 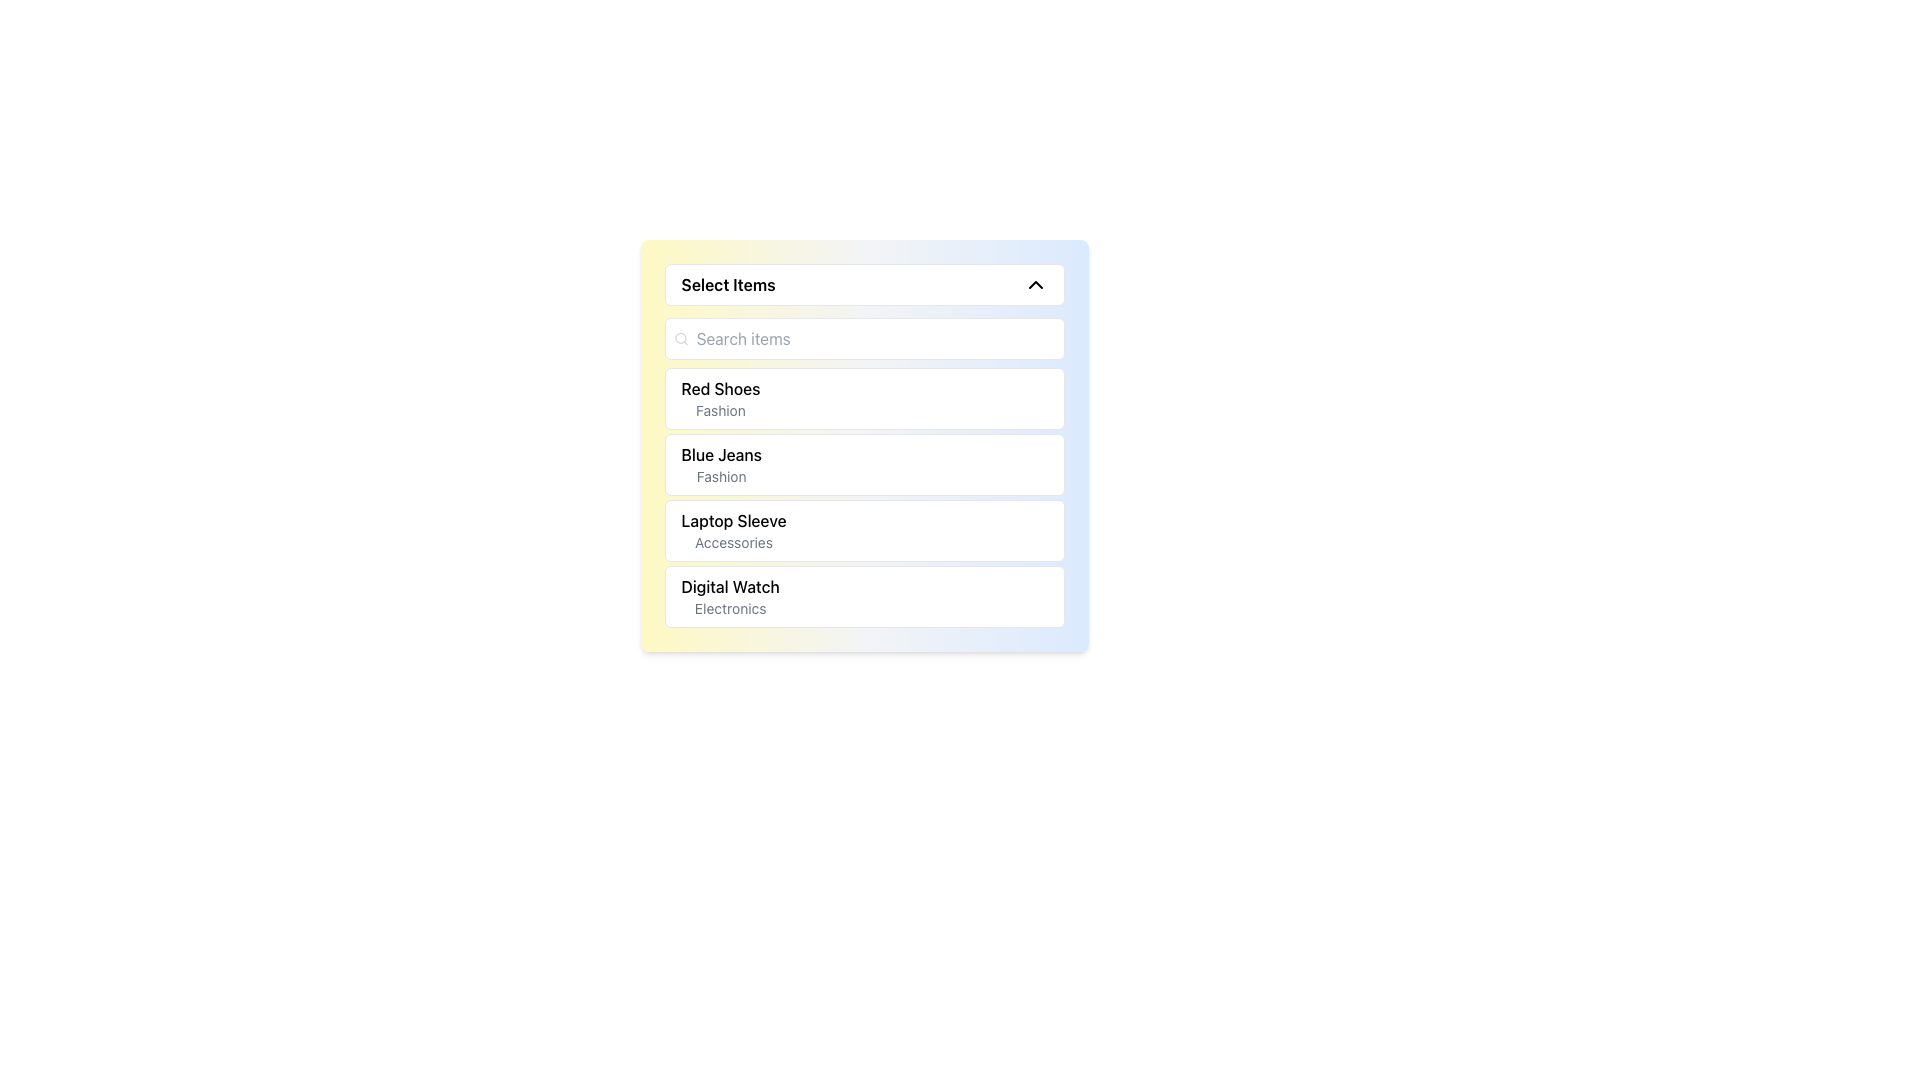 What do you see at coordinates (729, 585) in the screenshot?
I see `the text label displaying 'Digital Watch' which serves as a title in the grouped item layout under 'Select Items'` at bounding box center [729, 585].